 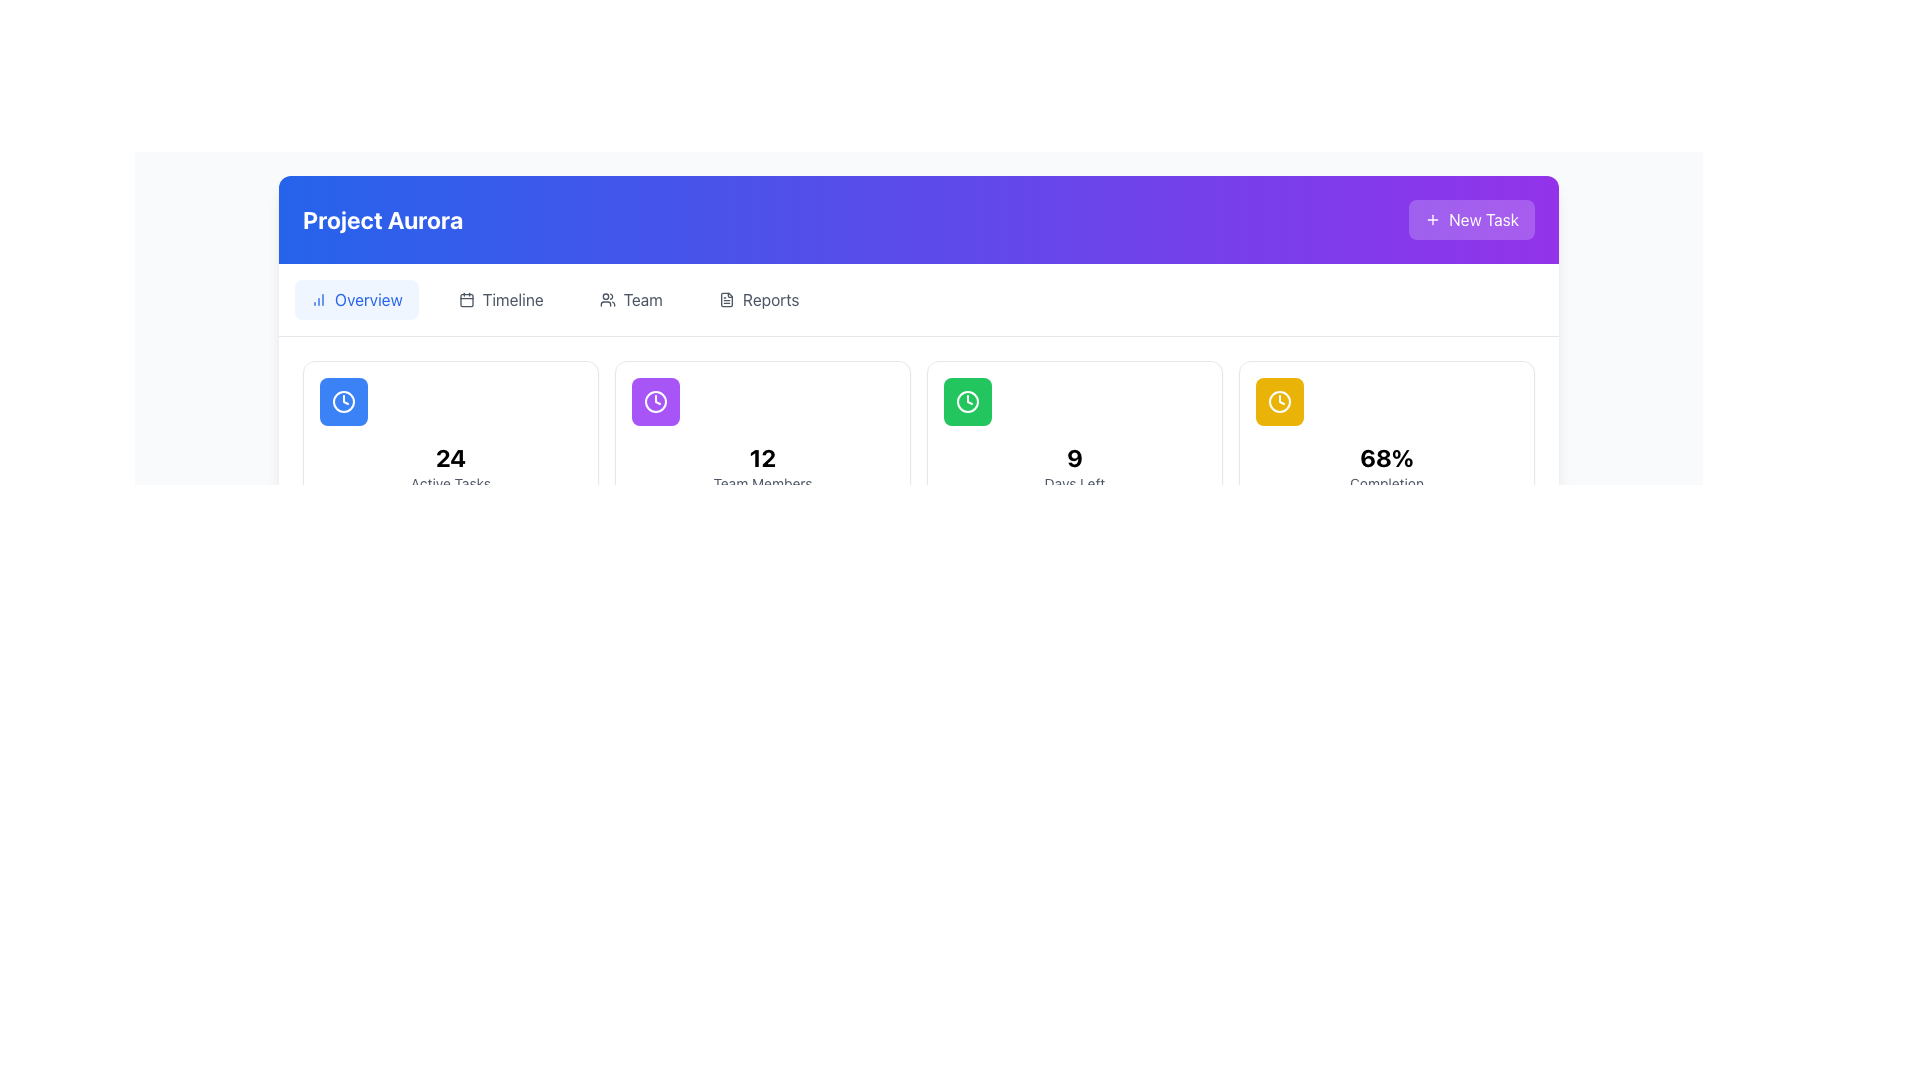 I want to click on the 'Overview' text label in blue font located in the upper-left navigation section, so click(x=368, y=300).